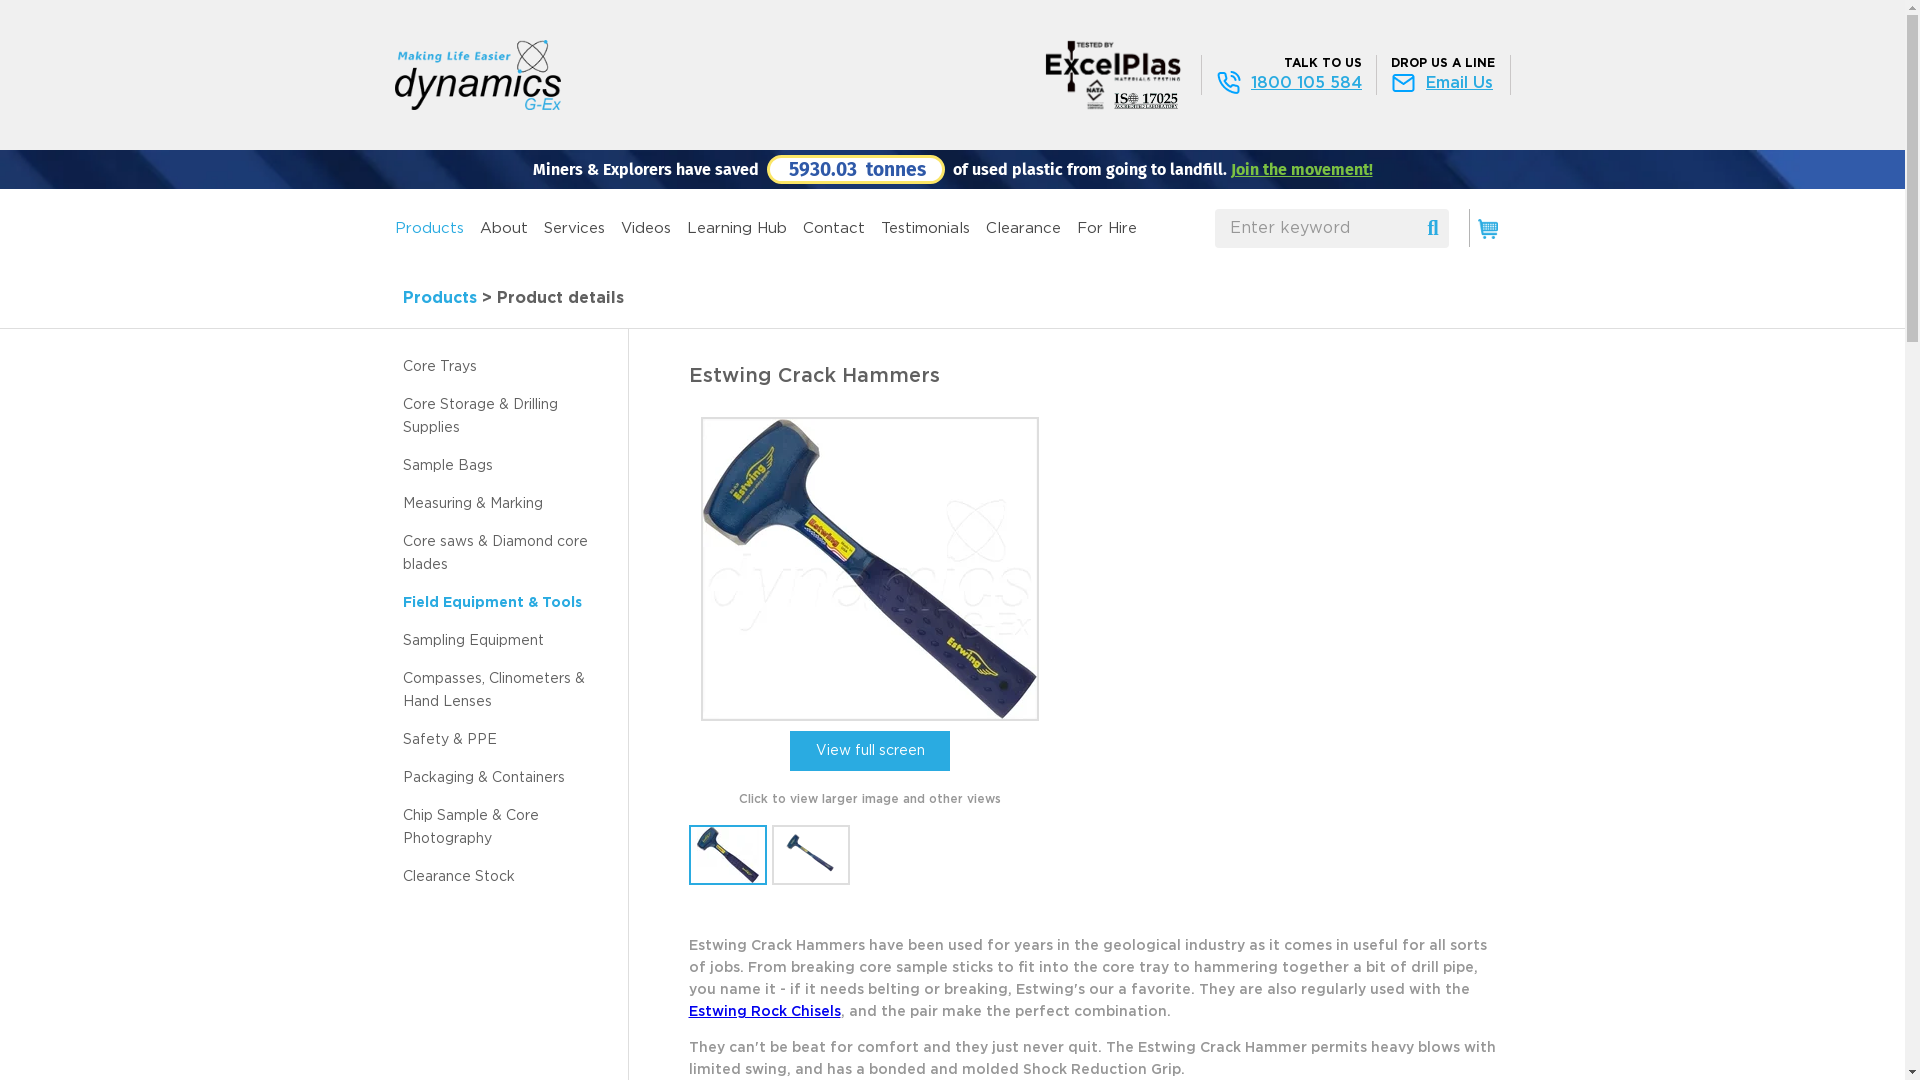 Image resolution: width=1920 pixels, height=1080 pixels. Describe the element at coordinates (833, 227) in the screenshot. I see `'Contact'` at that location.